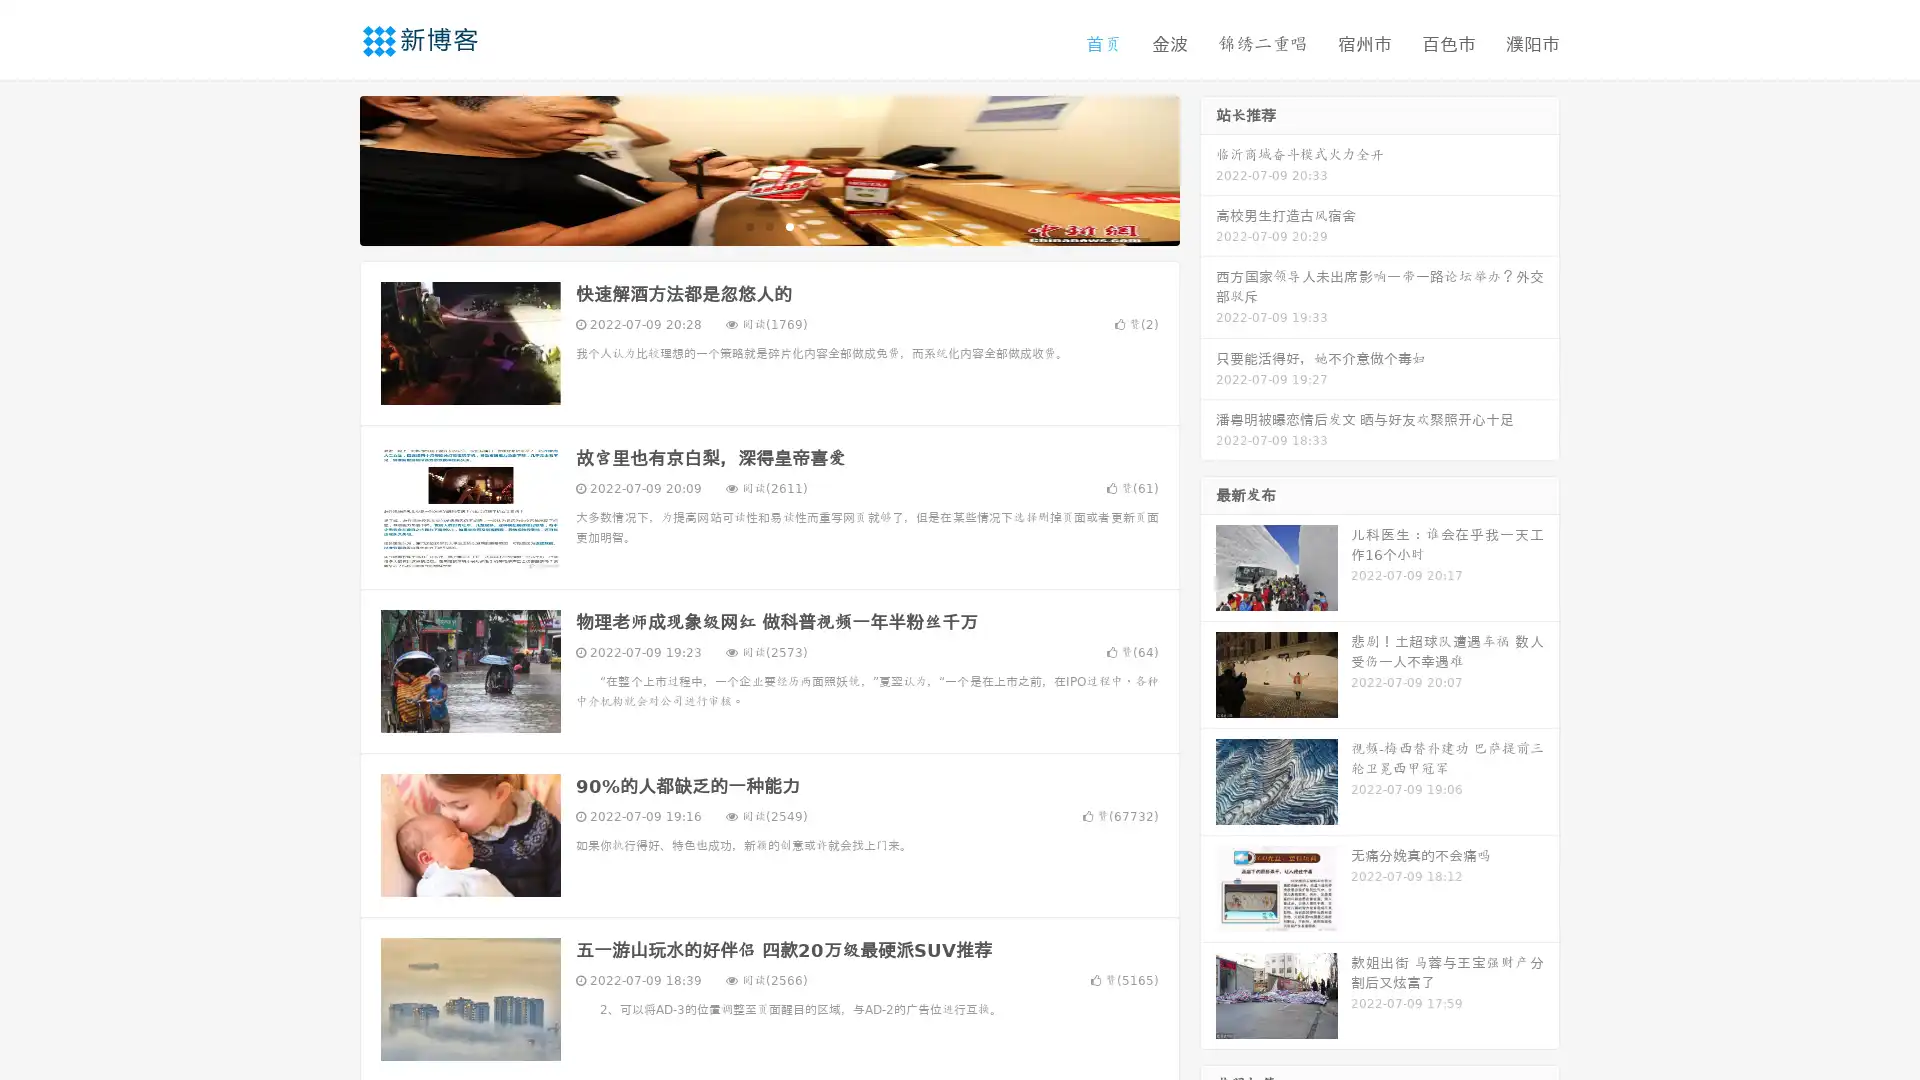  Describe the element at coordinates (768, 225) in the screenshot. I see `Go to slide 2` at that location.